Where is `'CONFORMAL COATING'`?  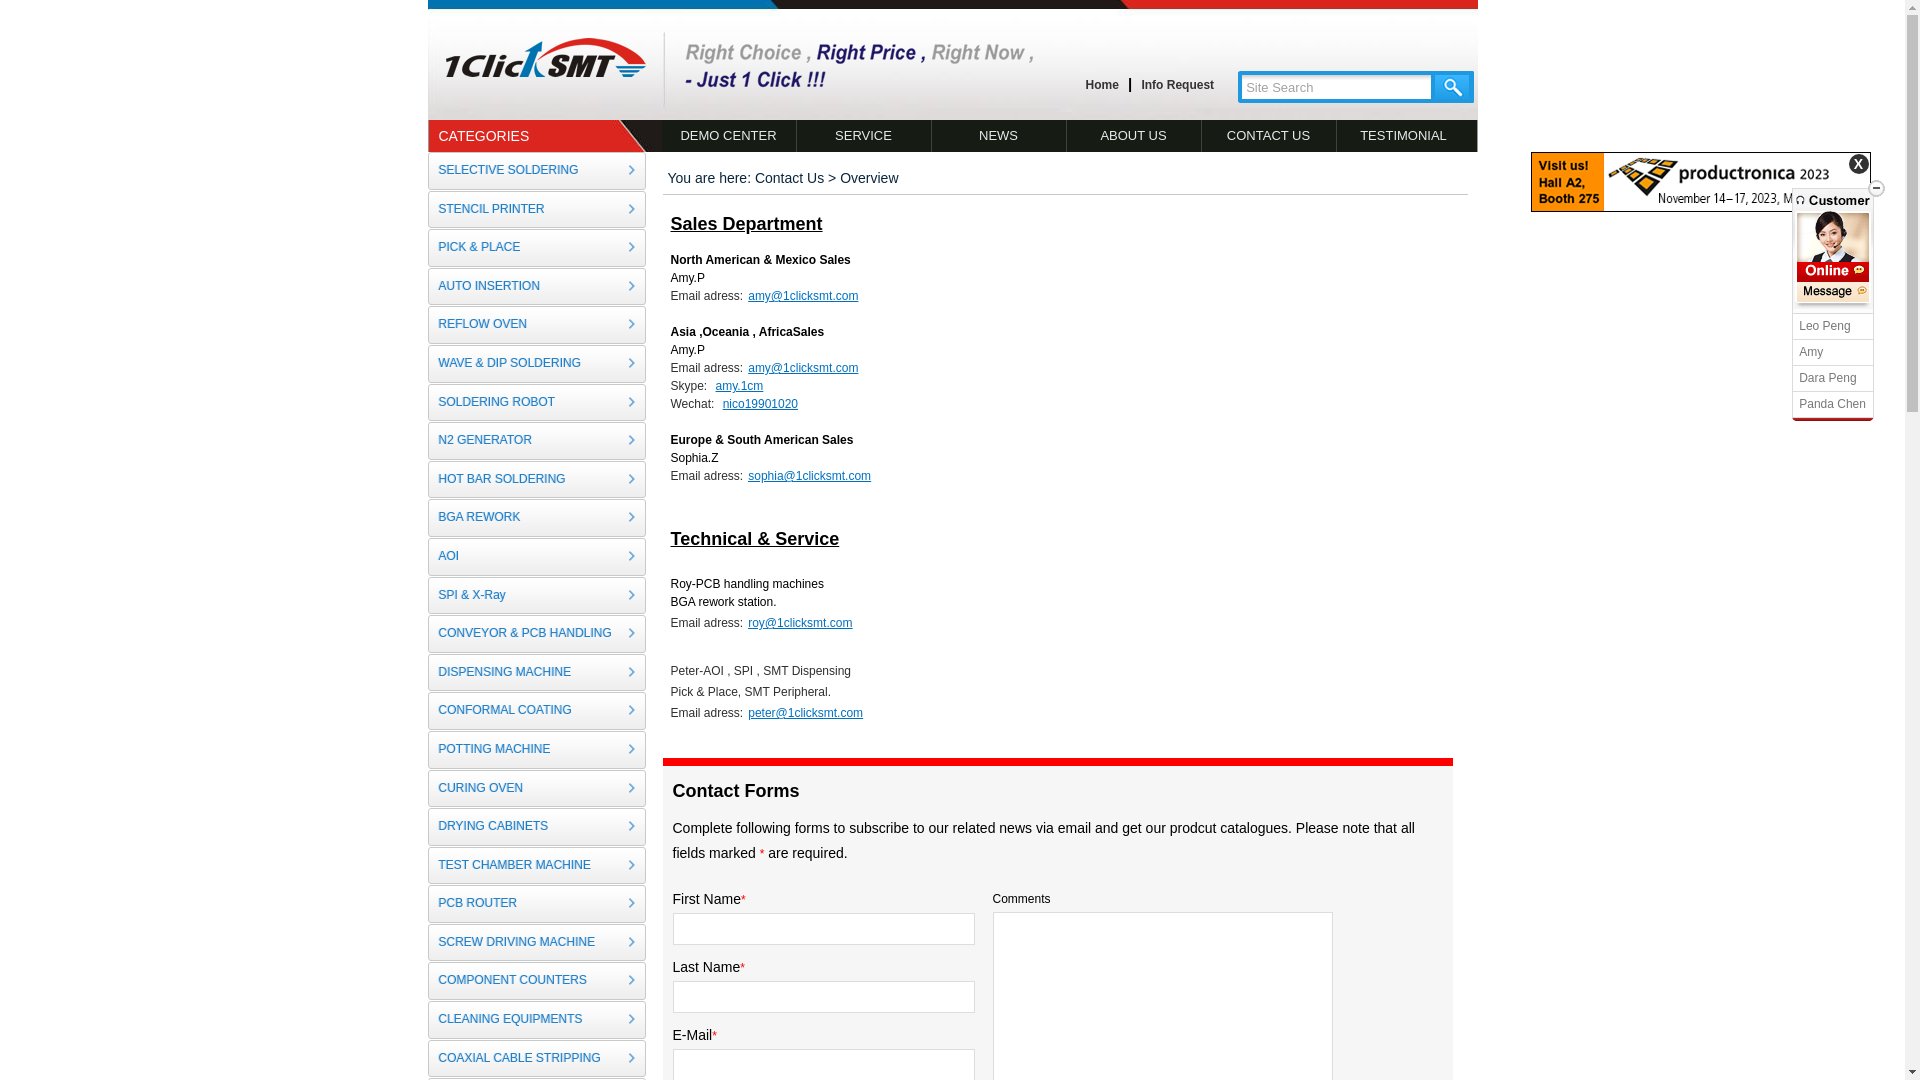
'CONFORMAL COATING' is located at coordinates (537, 709).